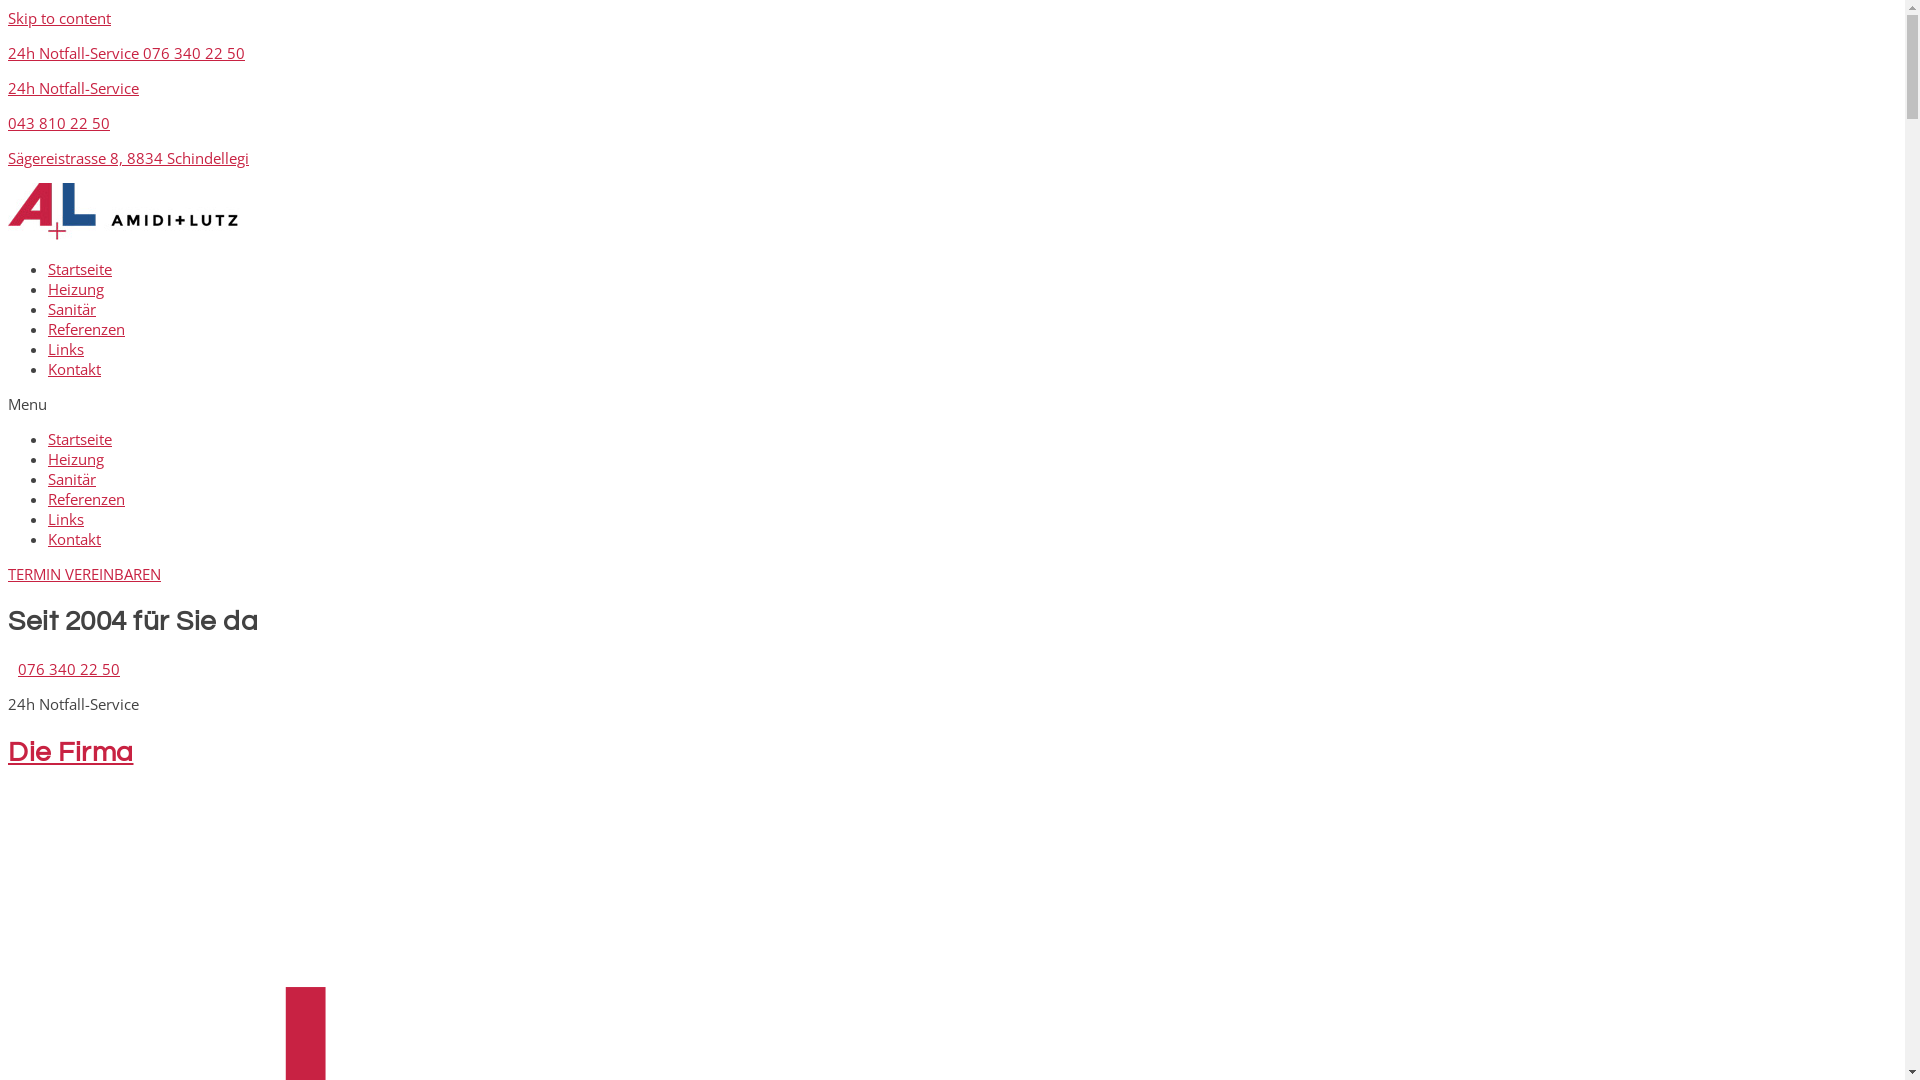  I want to click on 'Kontakt', so click(74, 369).